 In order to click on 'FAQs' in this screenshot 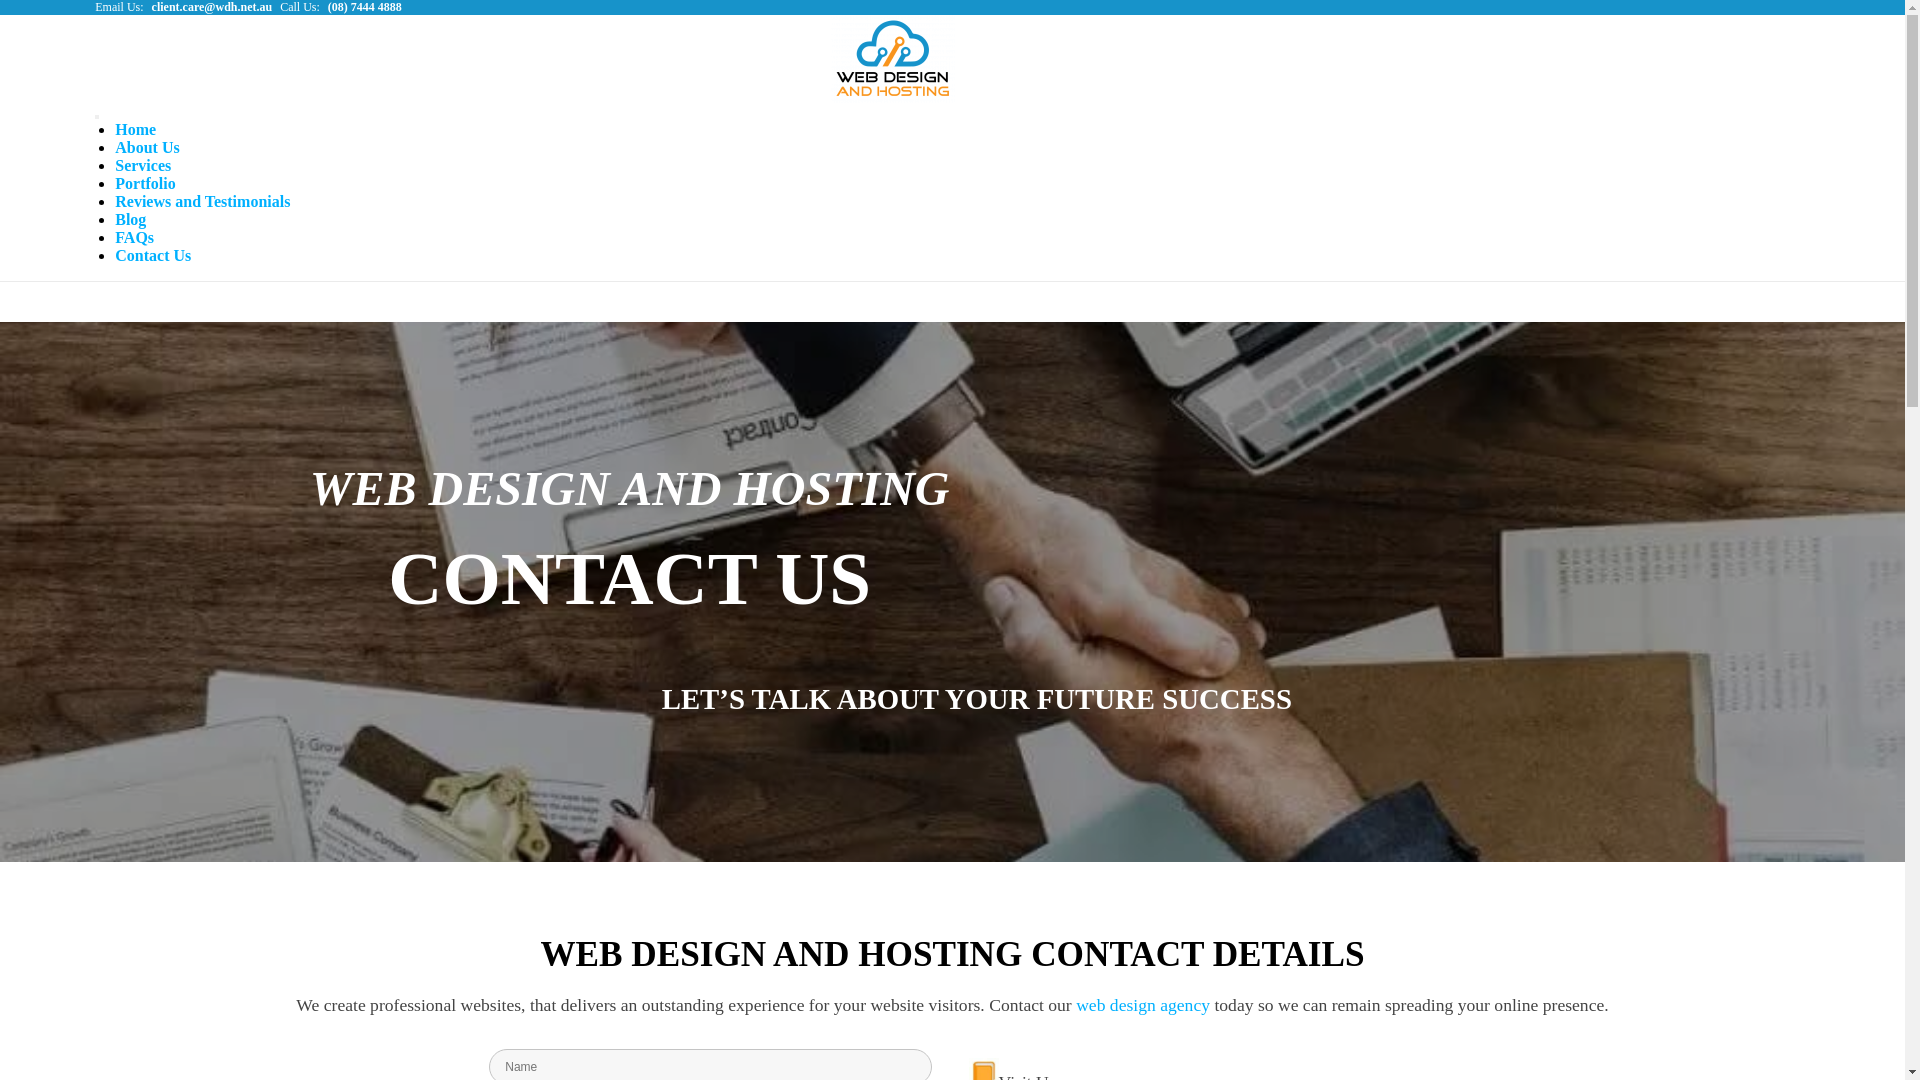, I will do `click(133, 236)`.